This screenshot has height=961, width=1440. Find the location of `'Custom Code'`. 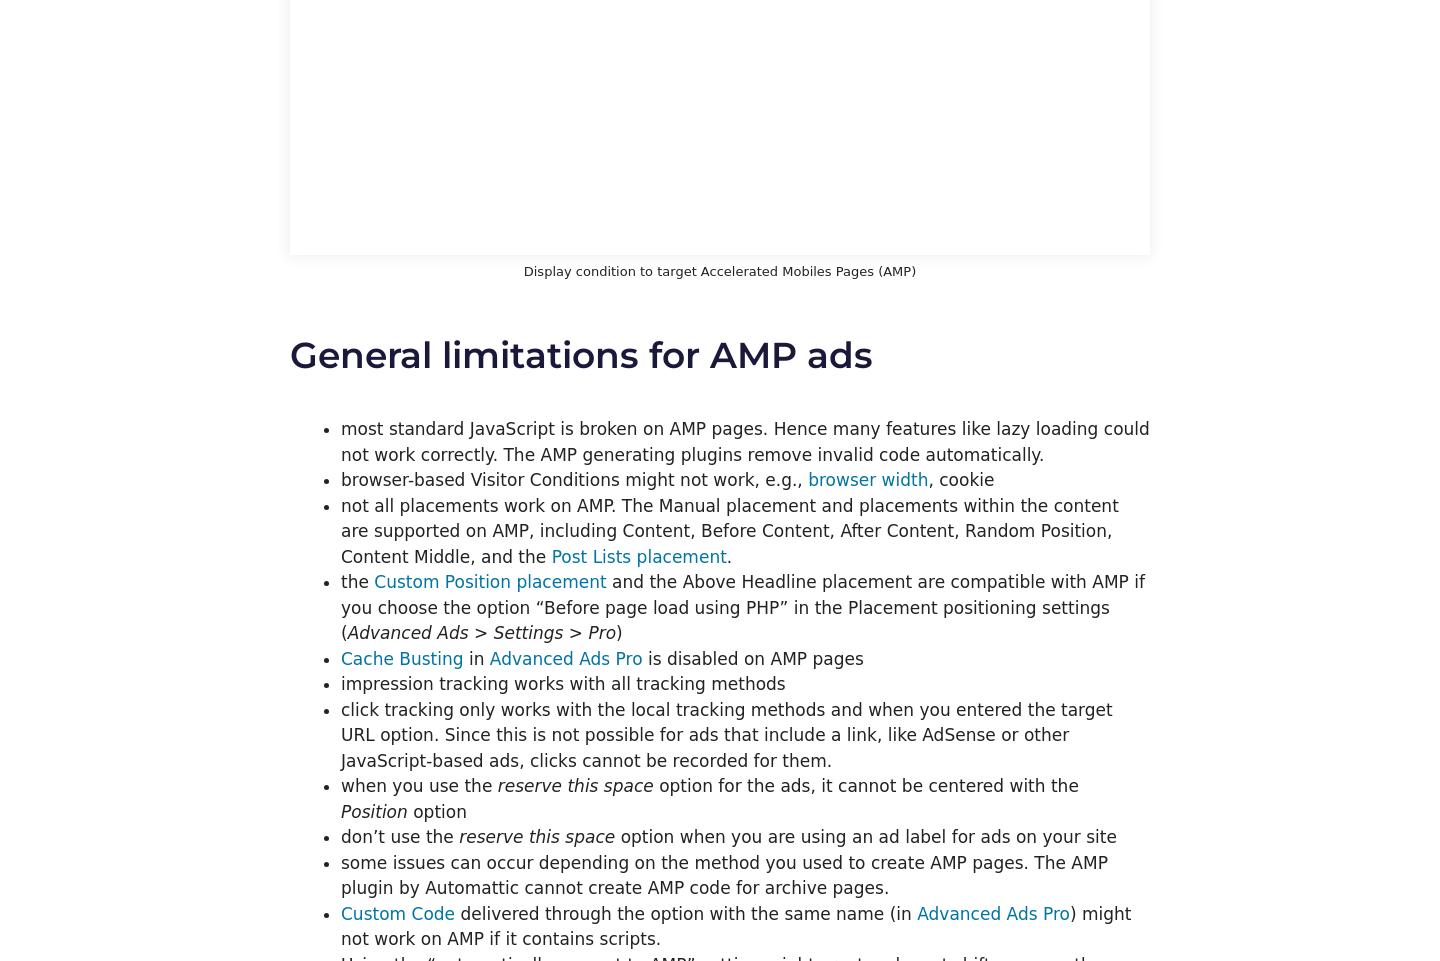

'Custom Code' is located at coordinates (397, 913).